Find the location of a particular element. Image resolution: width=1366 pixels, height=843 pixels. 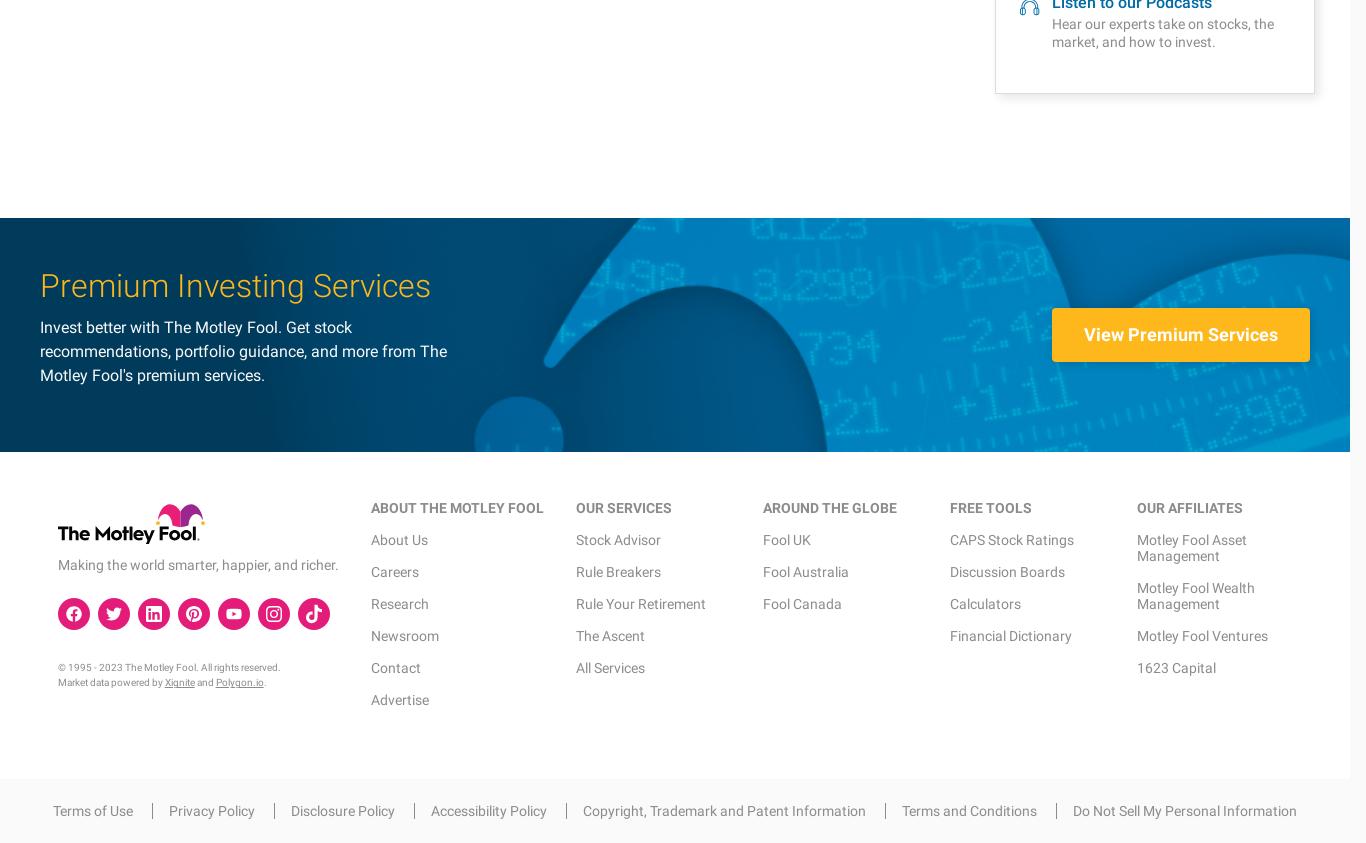

'Privacy Policy' is located at coordinates (211, 354).